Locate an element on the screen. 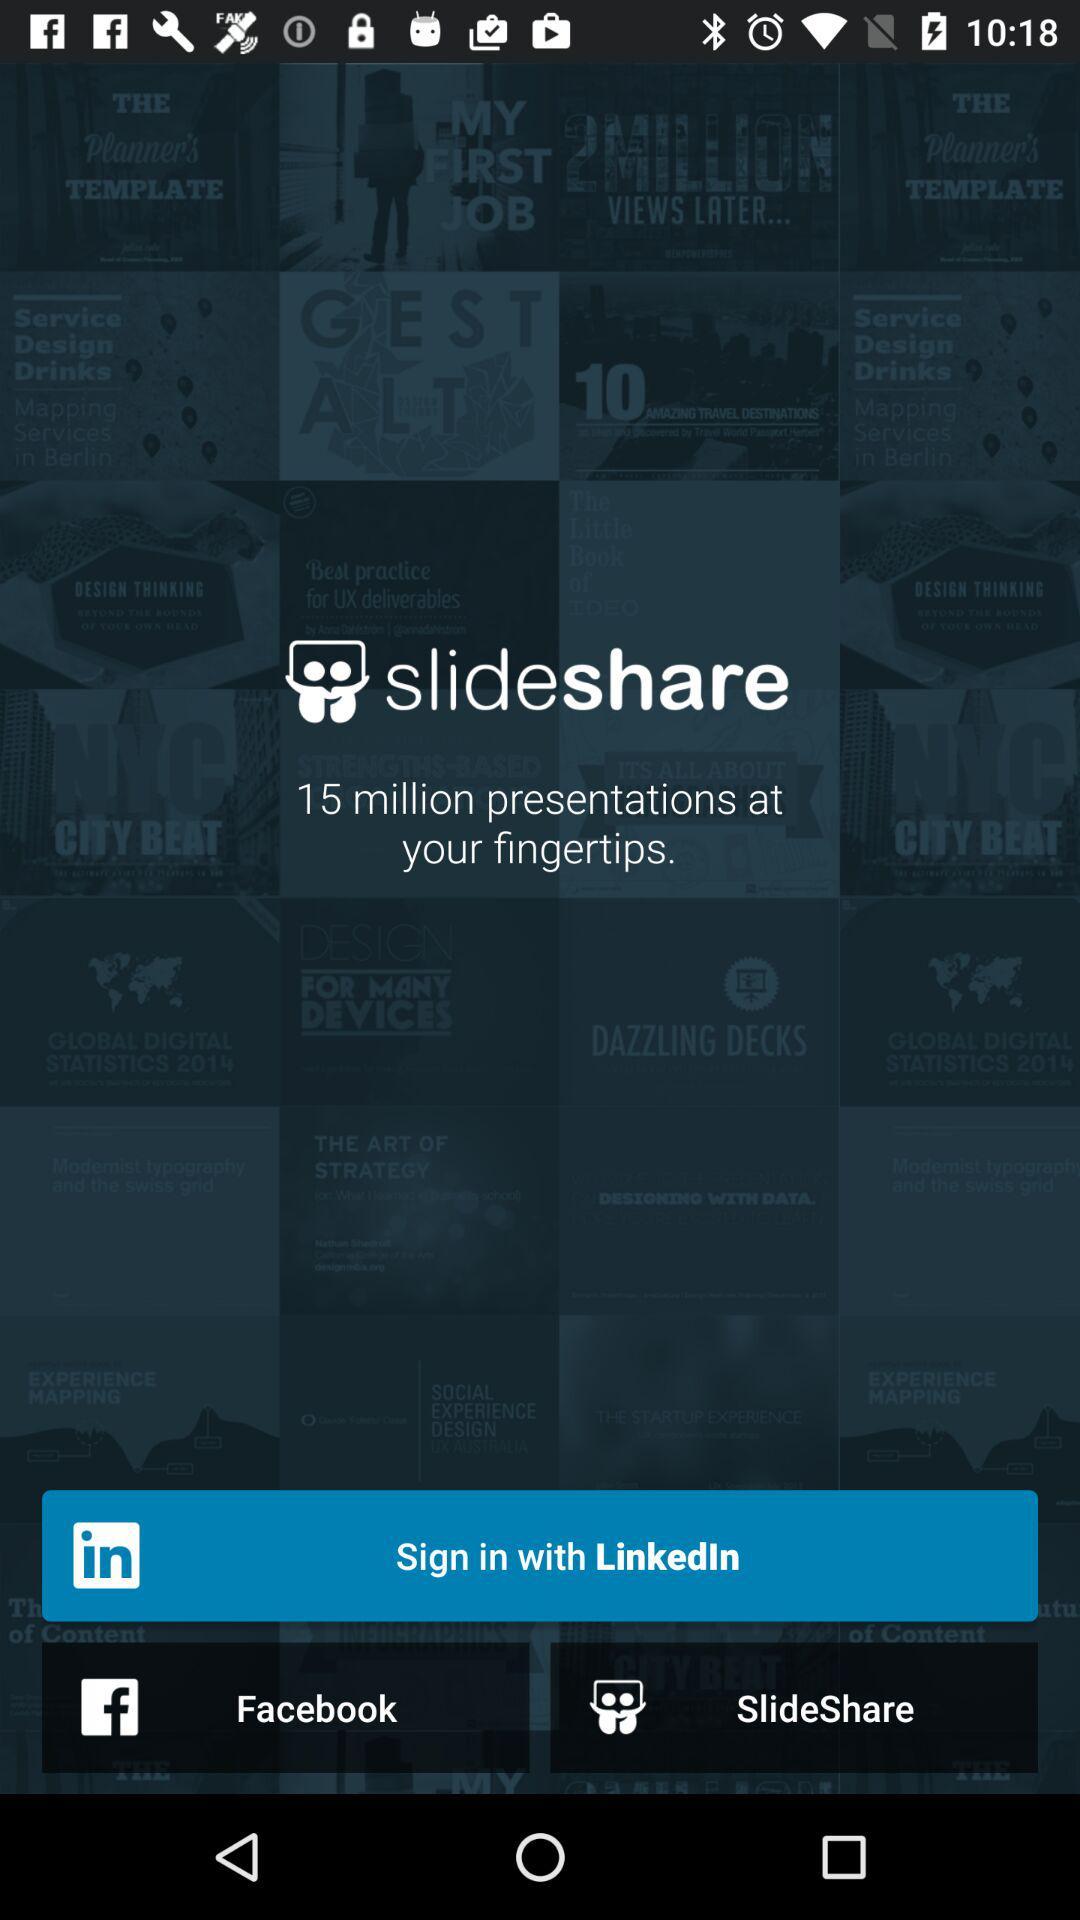 Image resolution: width=1080 pixels, height=1920 pixels. the icon to the right of the facebook is located at coordinates (793, 1706).